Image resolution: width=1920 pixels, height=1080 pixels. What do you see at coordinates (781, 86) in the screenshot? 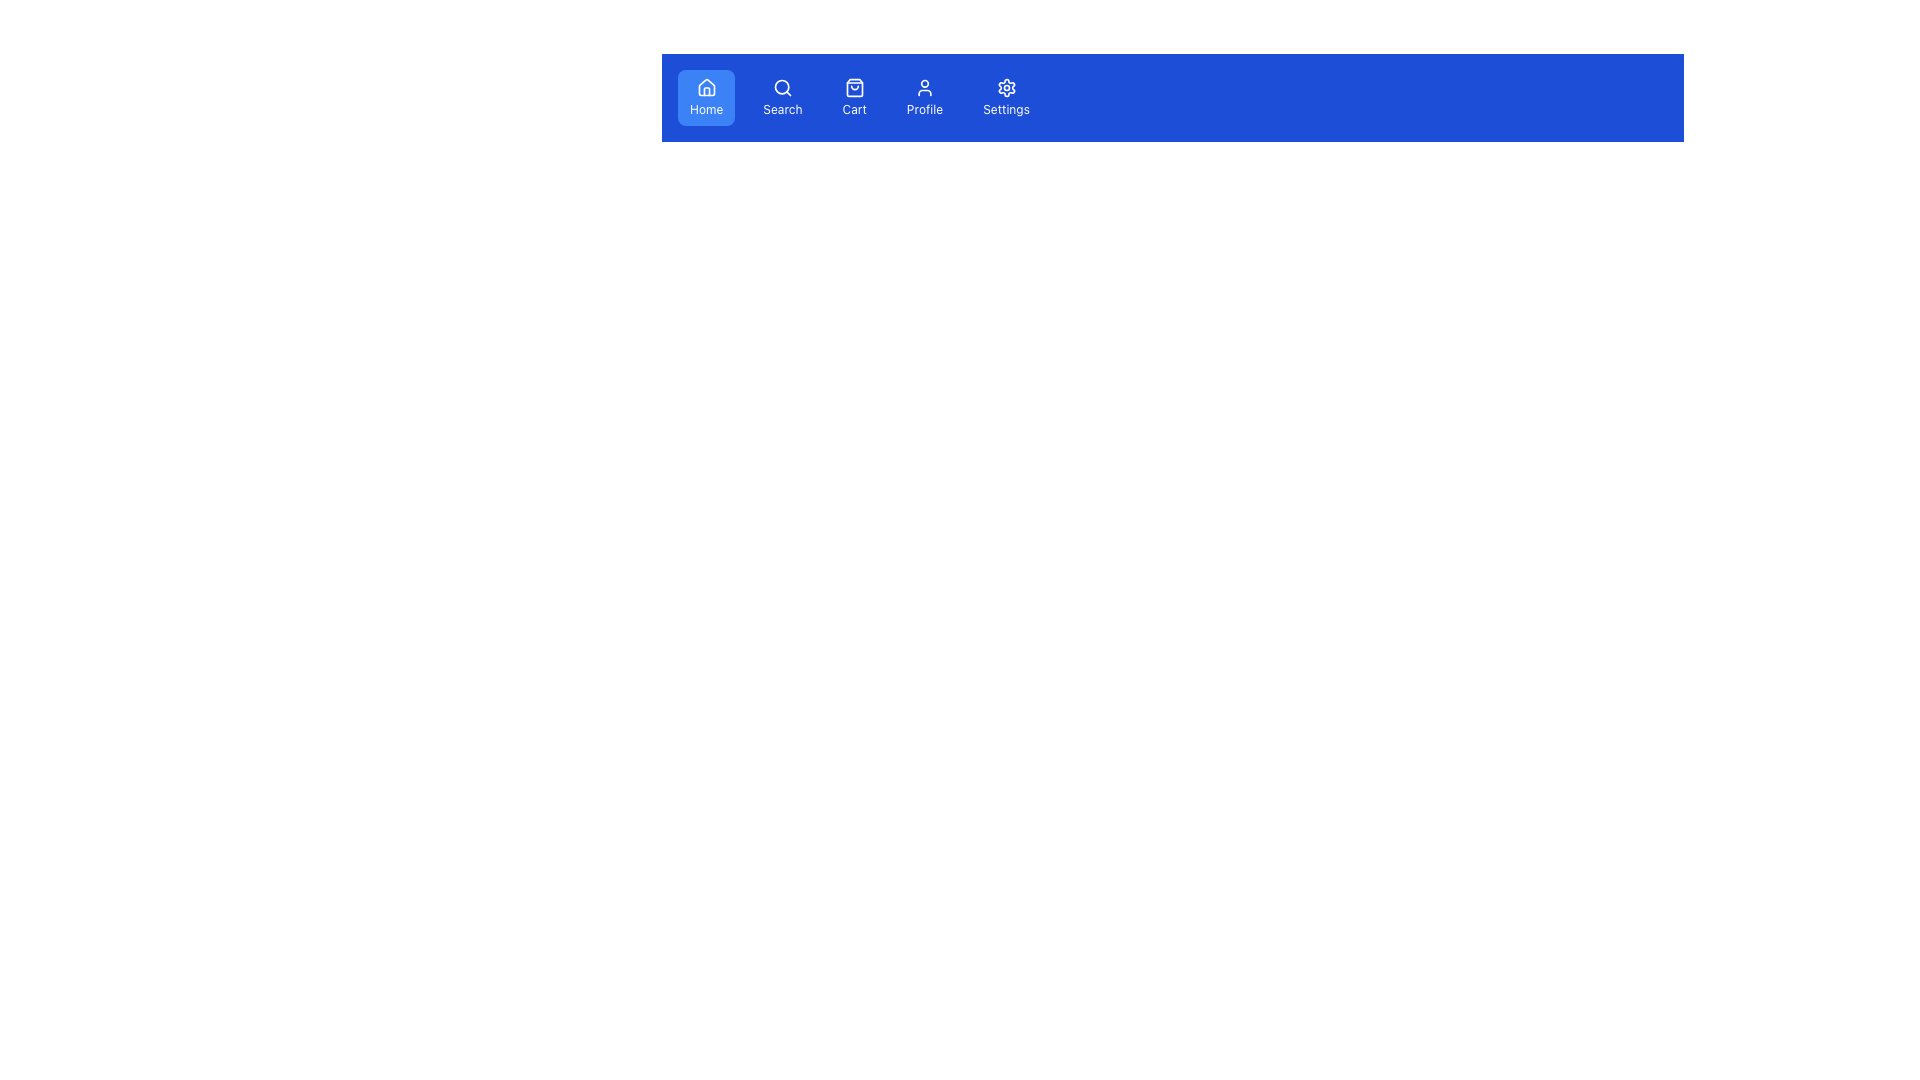
I see `the circular lens of the magnifying glass icon located in the top navigation bar, which is the second icon from the left, between the 'Home' and 'Cart' icons` at bounding box center [781, 86].